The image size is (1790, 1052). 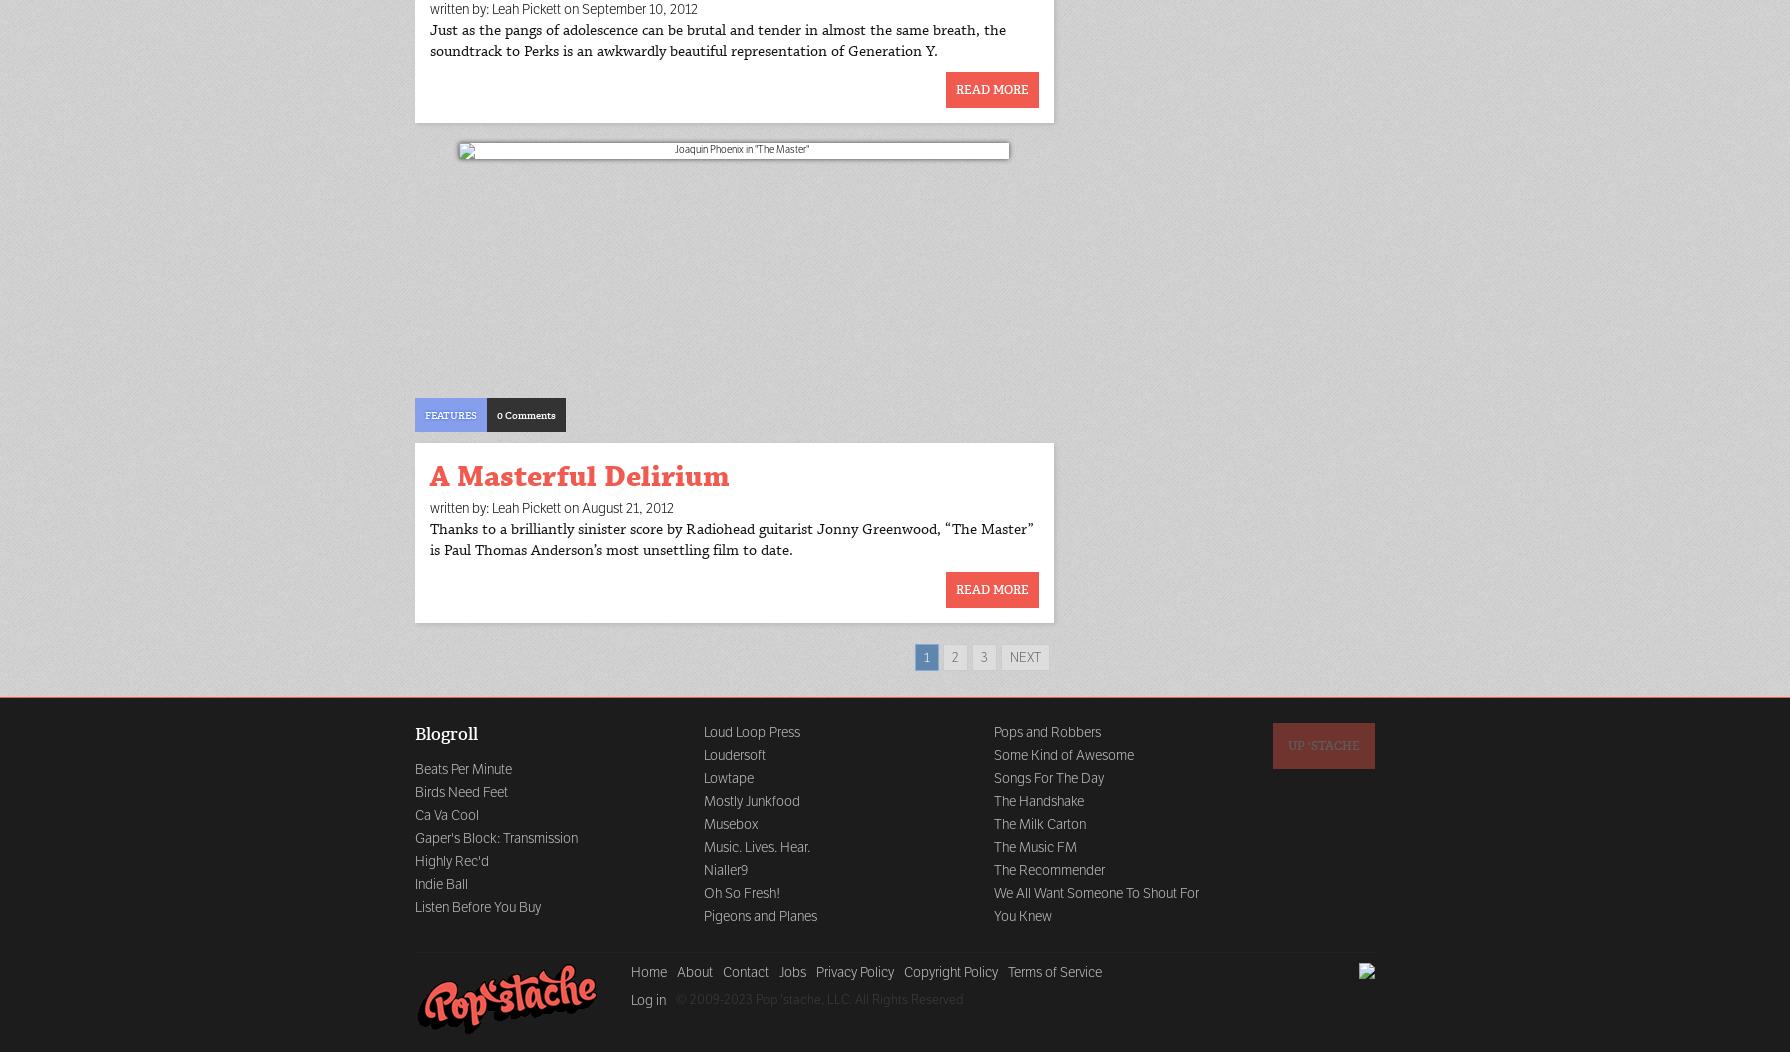 What do you see at coordinates (750, 800) in the screenshot?
I see `'Mostly Junkfood'` at bounding box center [750, 800].